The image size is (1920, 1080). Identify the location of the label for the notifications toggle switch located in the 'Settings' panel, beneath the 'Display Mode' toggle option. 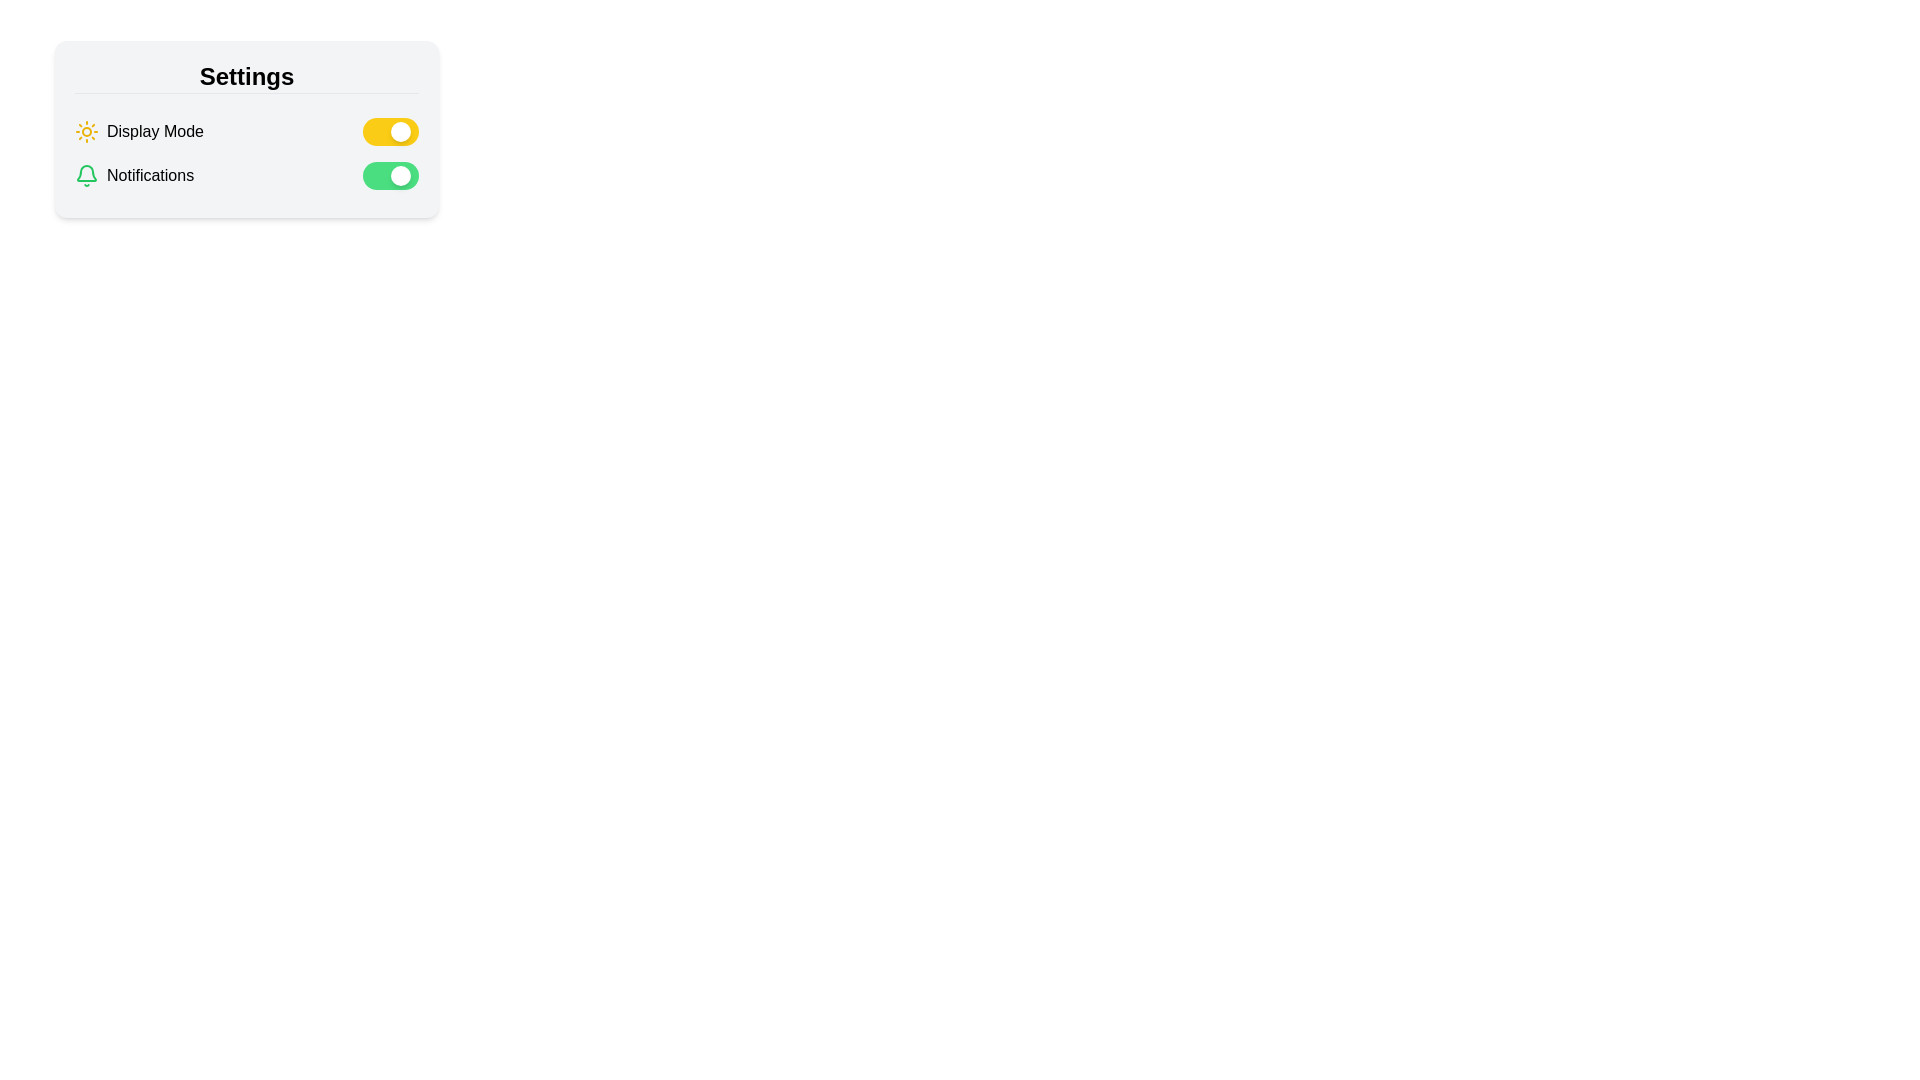
(133, 175).